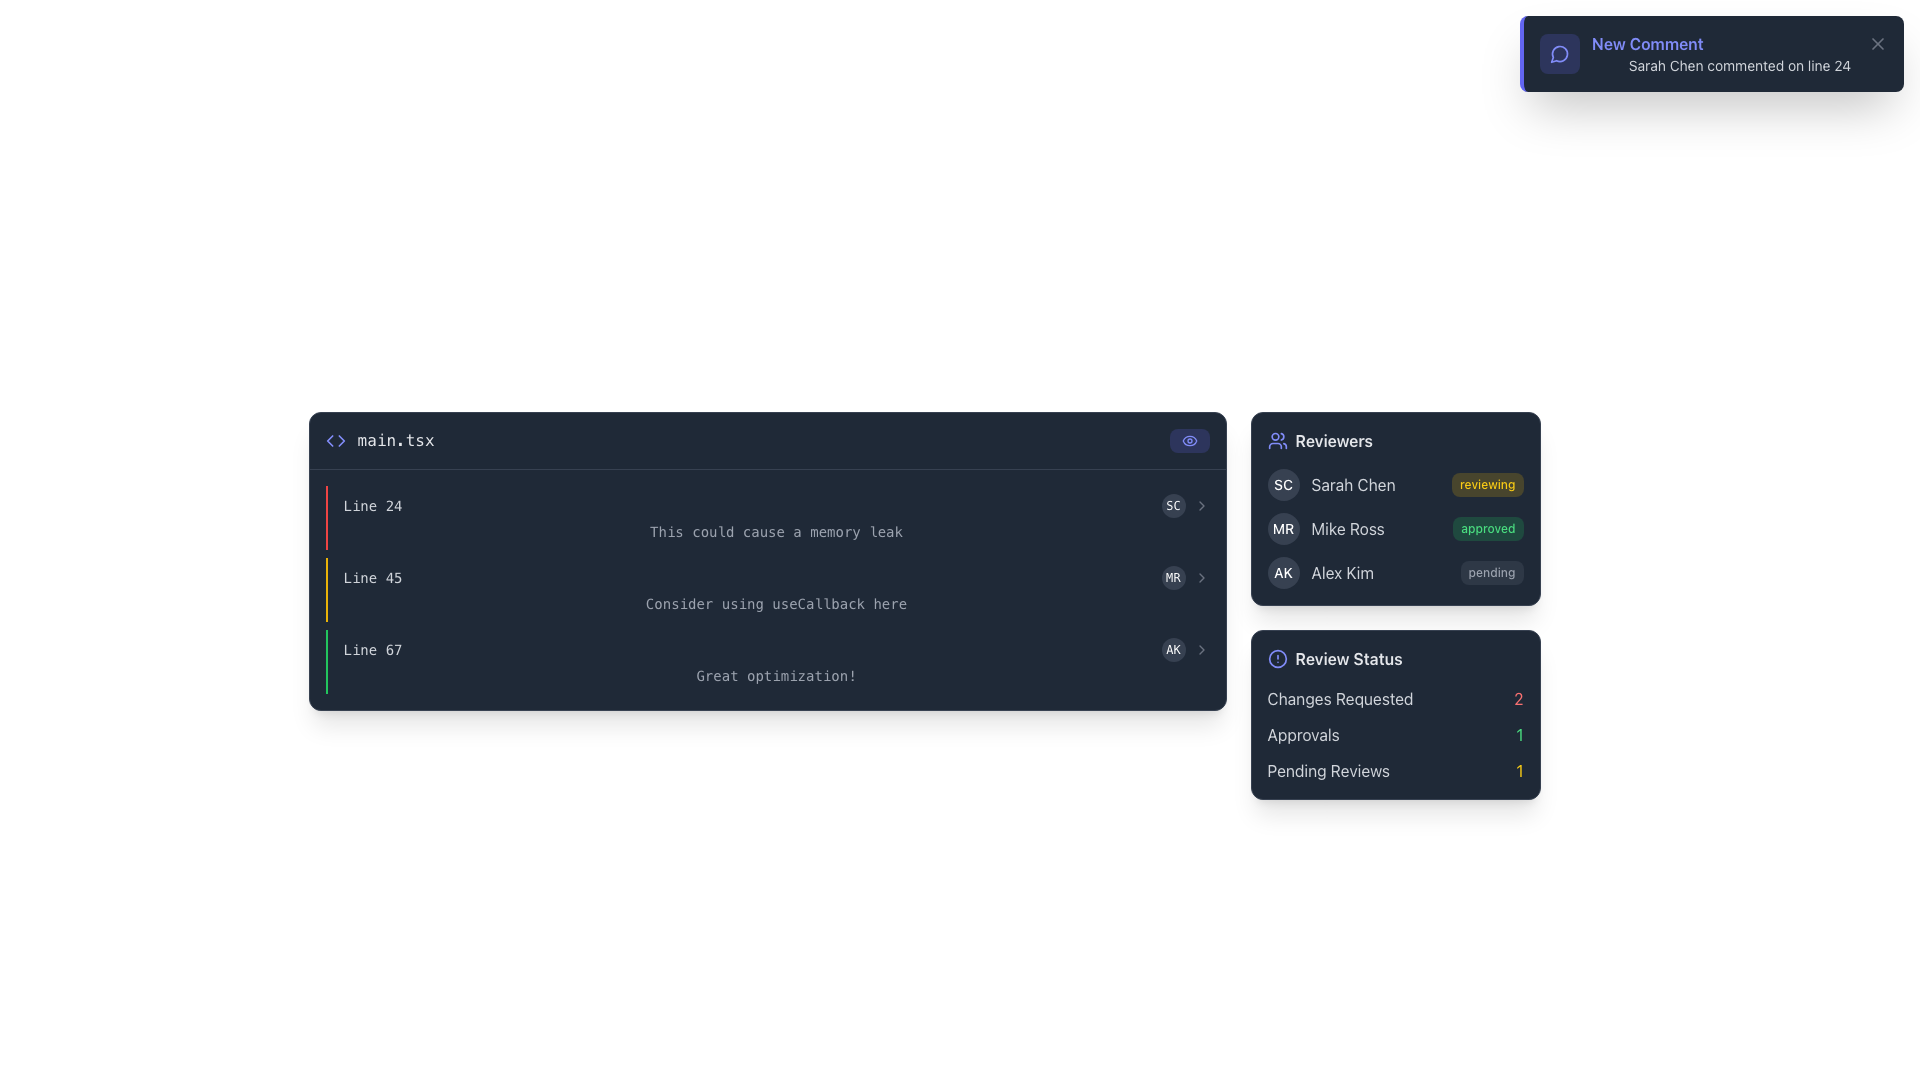  What do you see at coordinates (1559, 53) in the screenshot?
I see `the circular speech bubble icon with a light indigo outline located in the top right corner of the interface` at bounding box center [1559, 53].